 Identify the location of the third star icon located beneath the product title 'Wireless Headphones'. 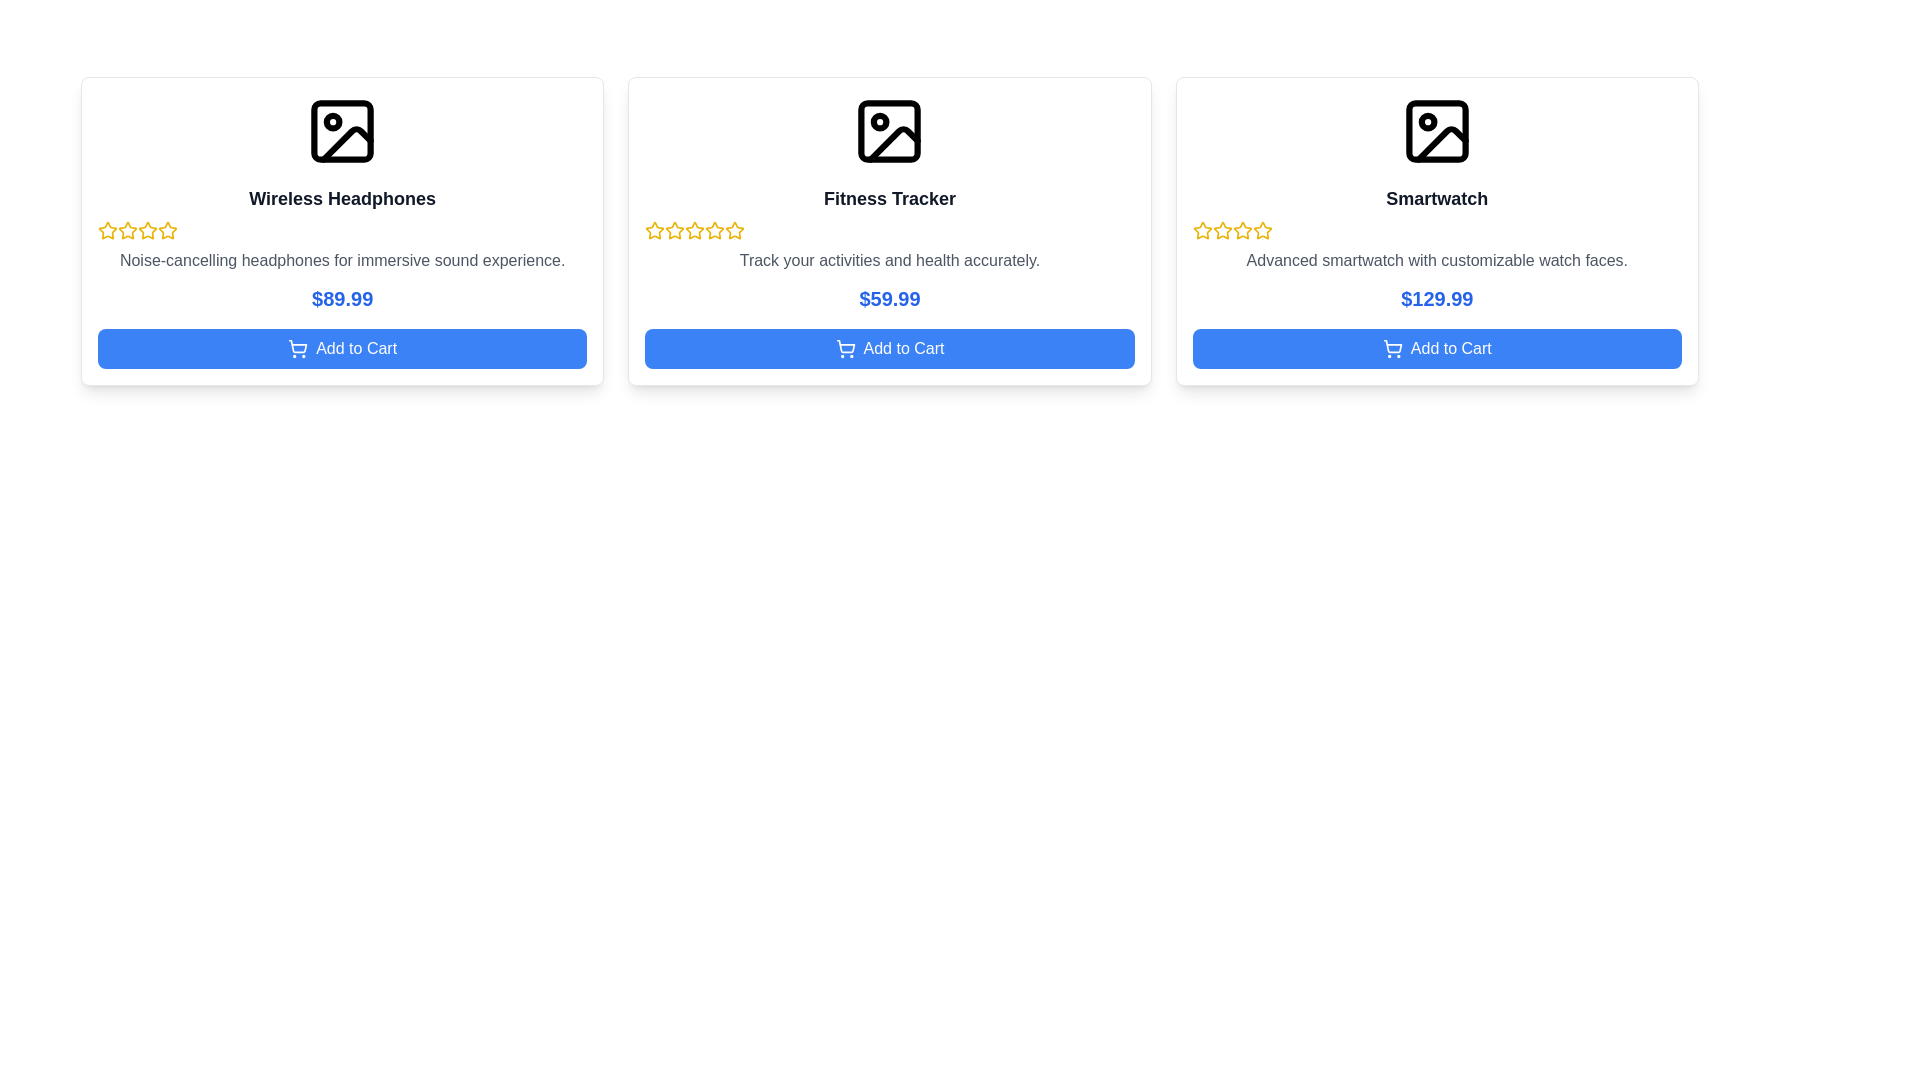
(127, 230).